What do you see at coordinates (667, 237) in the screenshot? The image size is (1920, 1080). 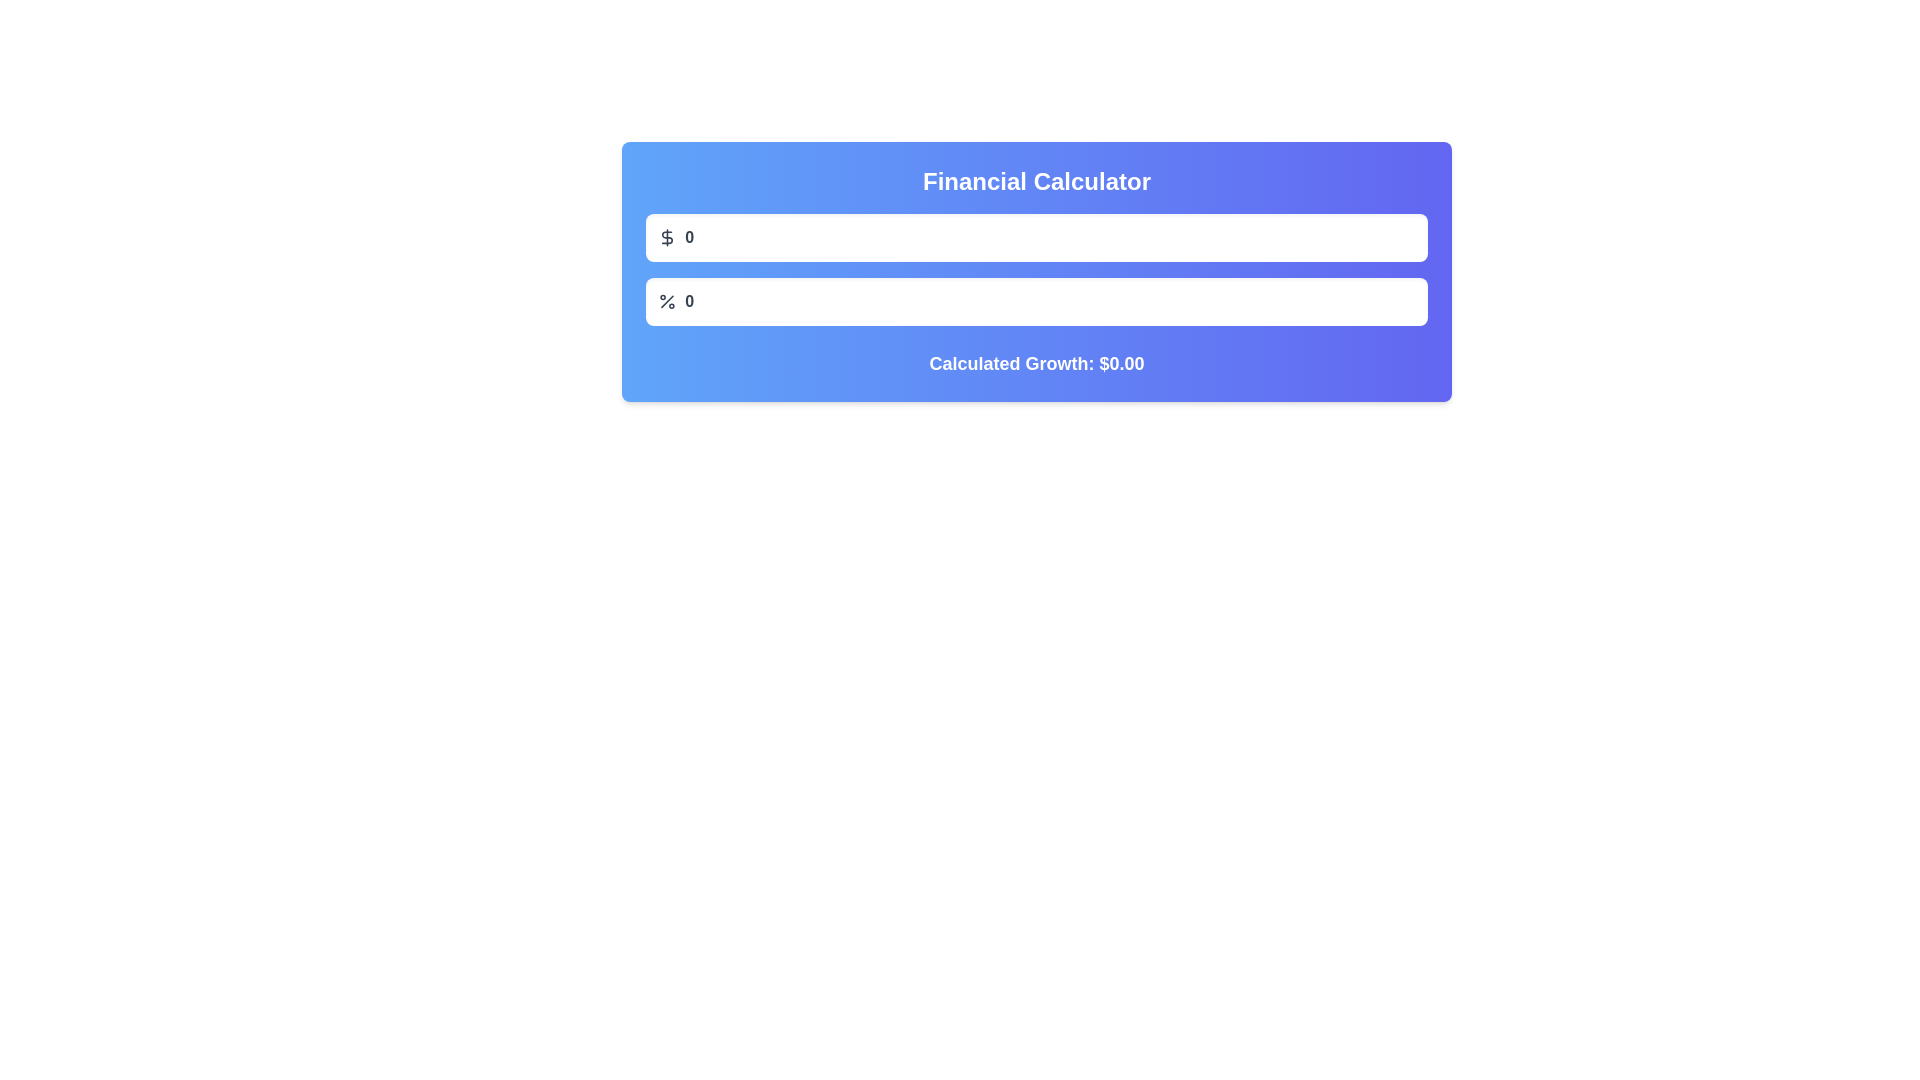 I see `the dollar sign icon styled as an SVG graphic, which is dark gray and placed to the left of the numeric input field labeled 'Enter Amount'` at bounding box center [667, 237].